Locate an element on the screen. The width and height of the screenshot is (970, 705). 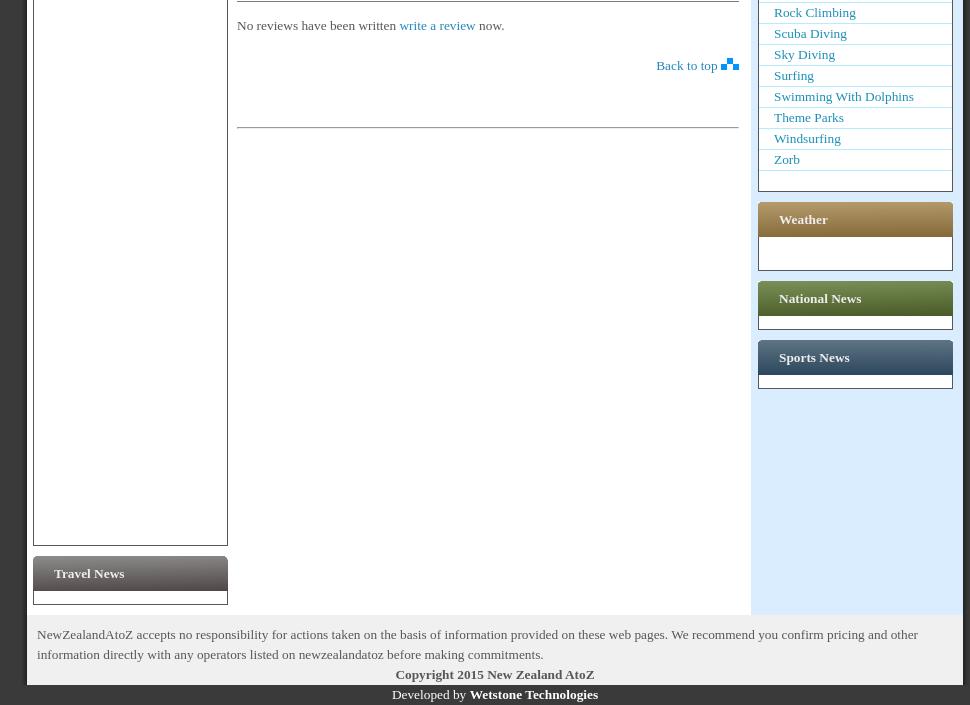
'Zorb' is located at coordinates (786, 158).